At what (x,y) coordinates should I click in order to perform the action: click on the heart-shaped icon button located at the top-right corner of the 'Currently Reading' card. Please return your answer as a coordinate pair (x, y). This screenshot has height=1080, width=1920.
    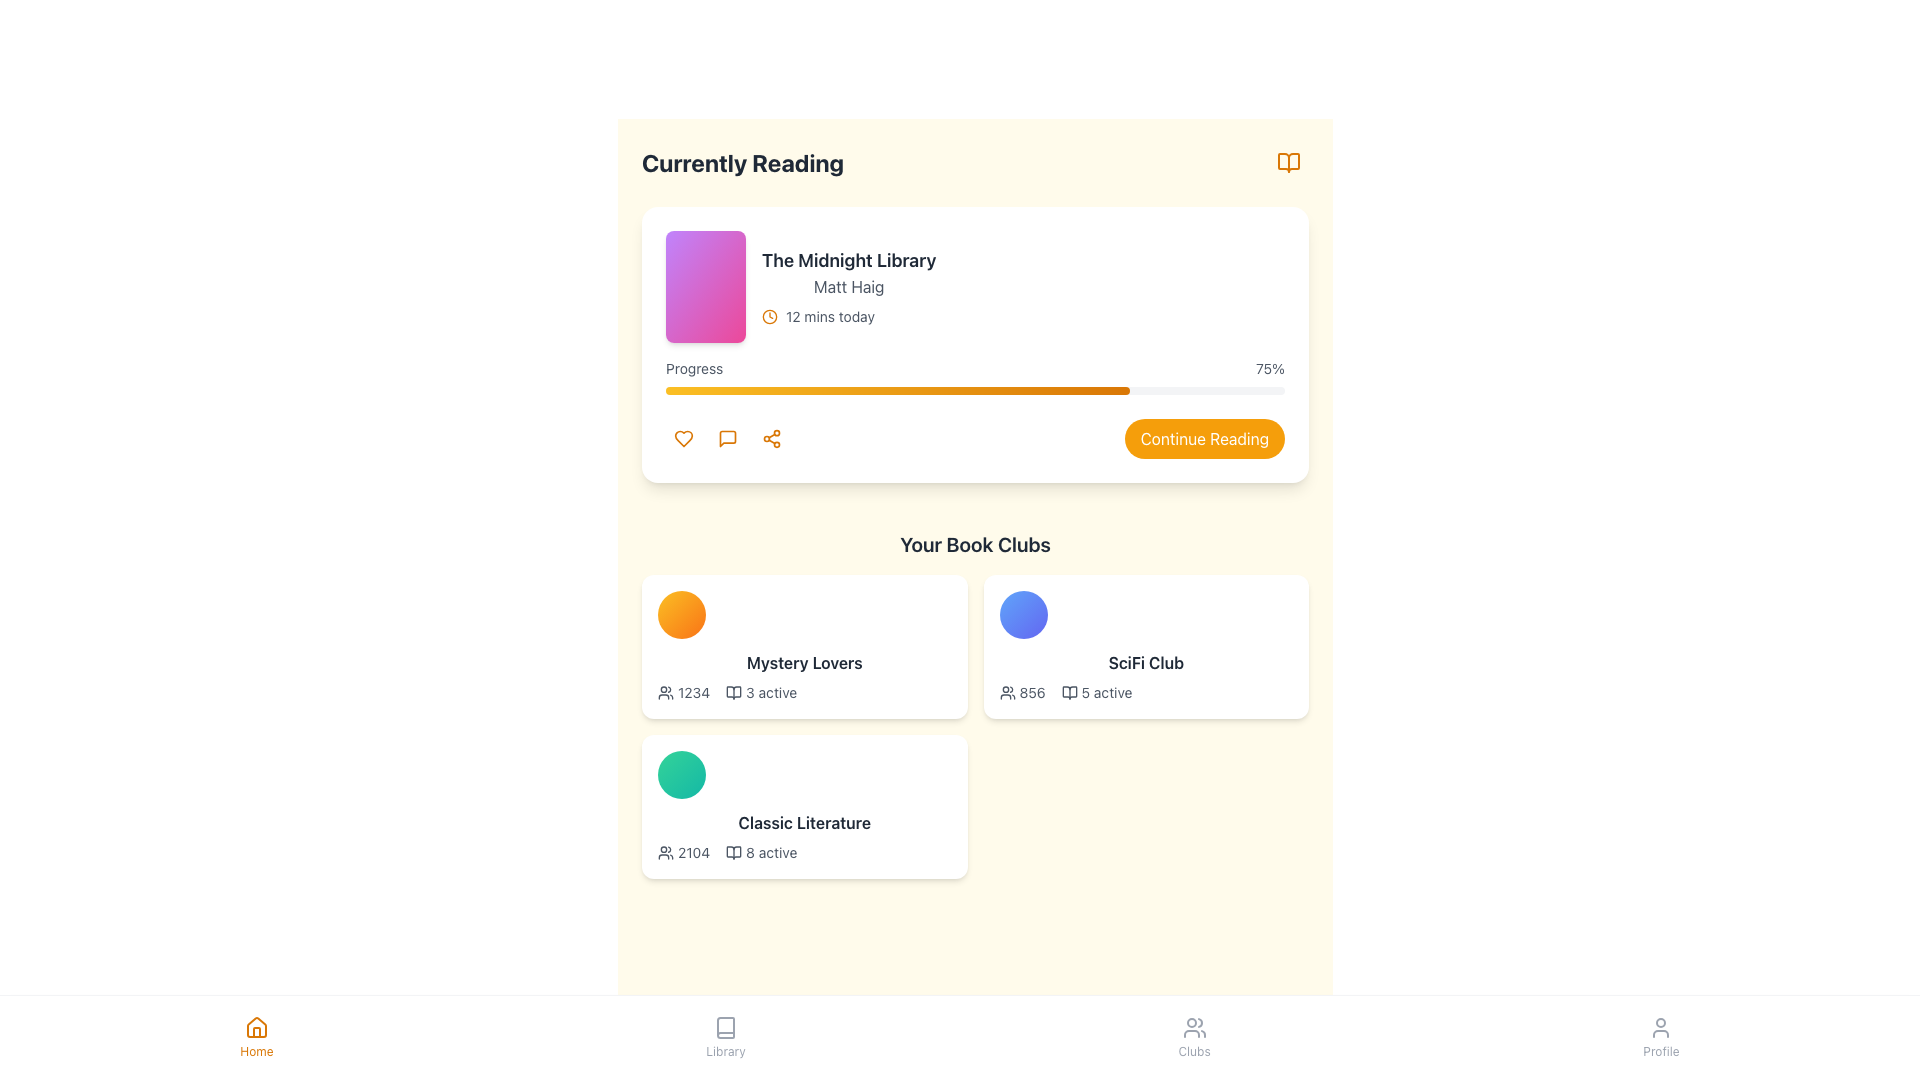
    Looking at the image, I should click on (684, 438).